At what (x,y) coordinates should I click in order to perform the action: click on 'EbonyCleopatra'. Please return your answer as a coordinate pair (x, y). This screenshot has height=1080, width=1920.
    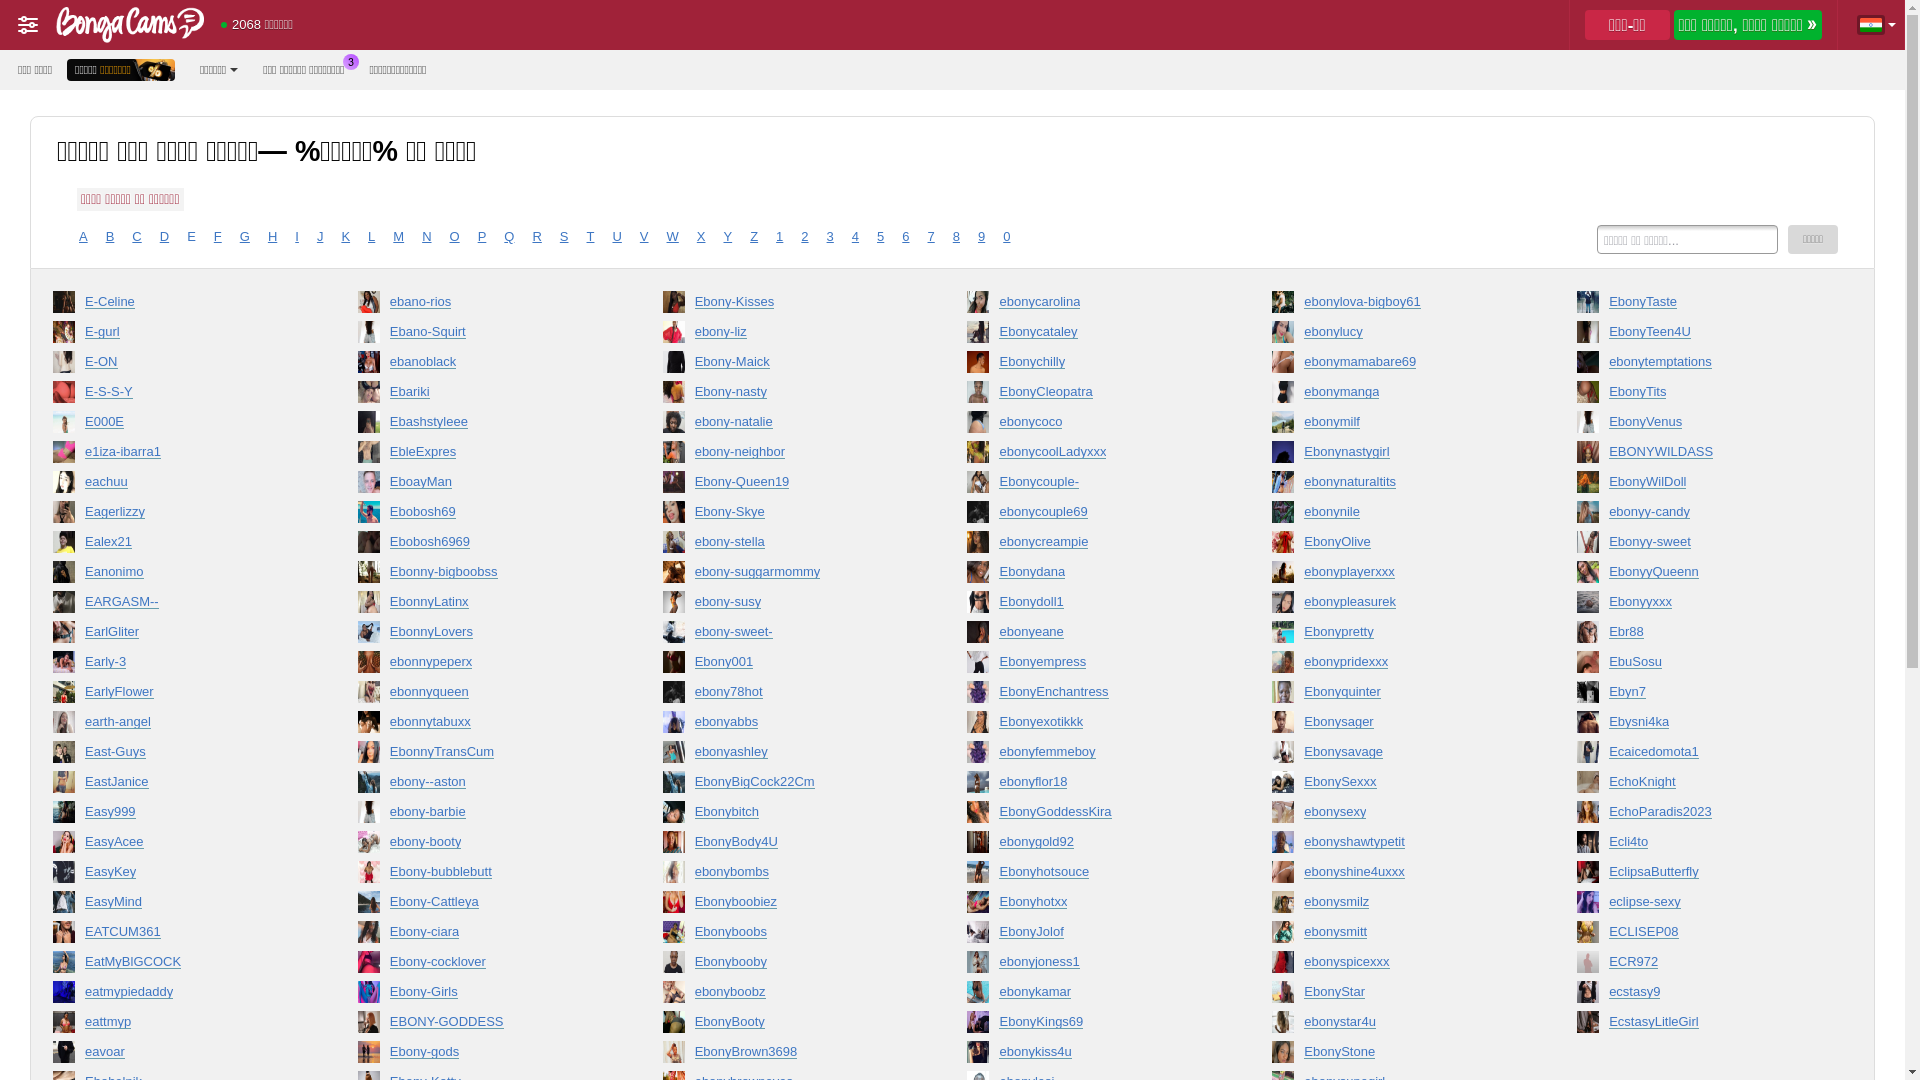
    Looking at the image, I should click on (1089, 396).